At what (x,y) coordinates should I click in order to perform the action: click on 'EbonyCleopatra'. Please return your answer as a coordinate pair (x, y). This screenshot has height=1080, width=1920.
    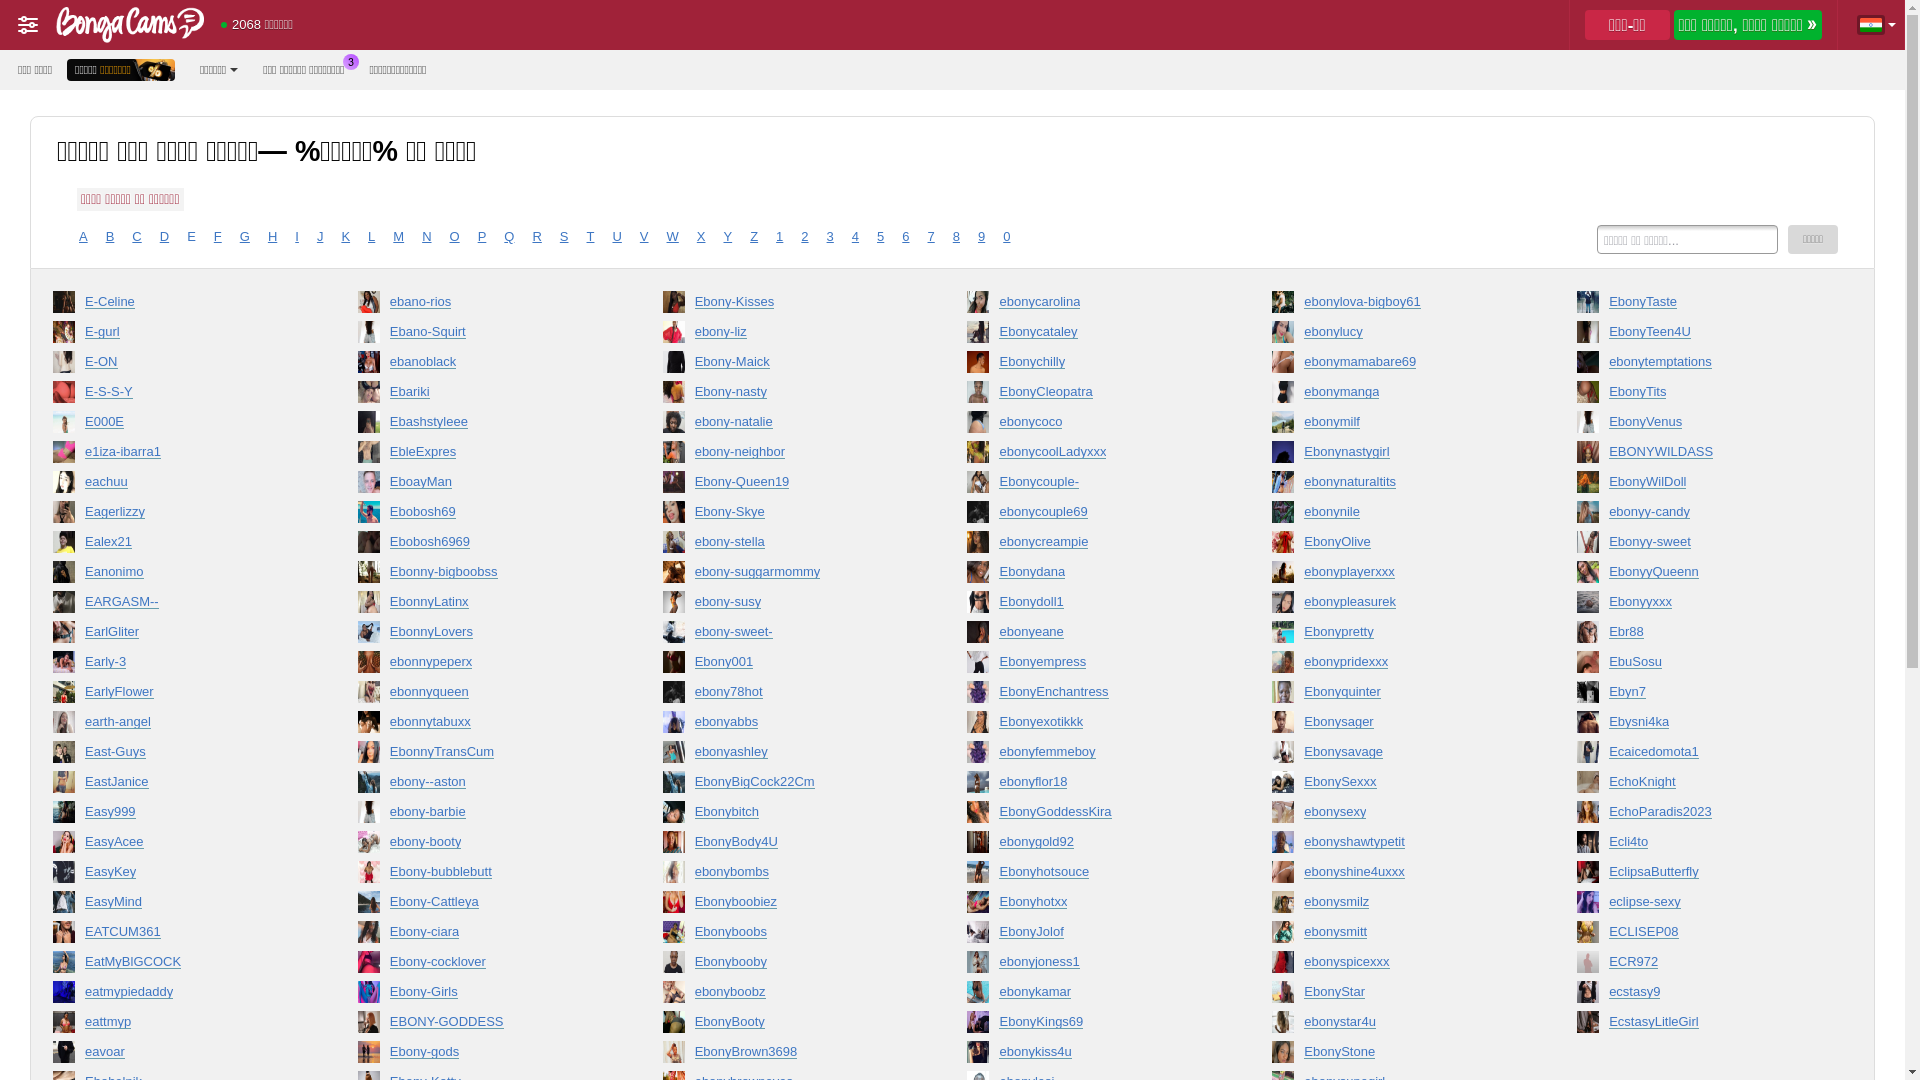
    Looking at the image, I should click on (1089, 396).